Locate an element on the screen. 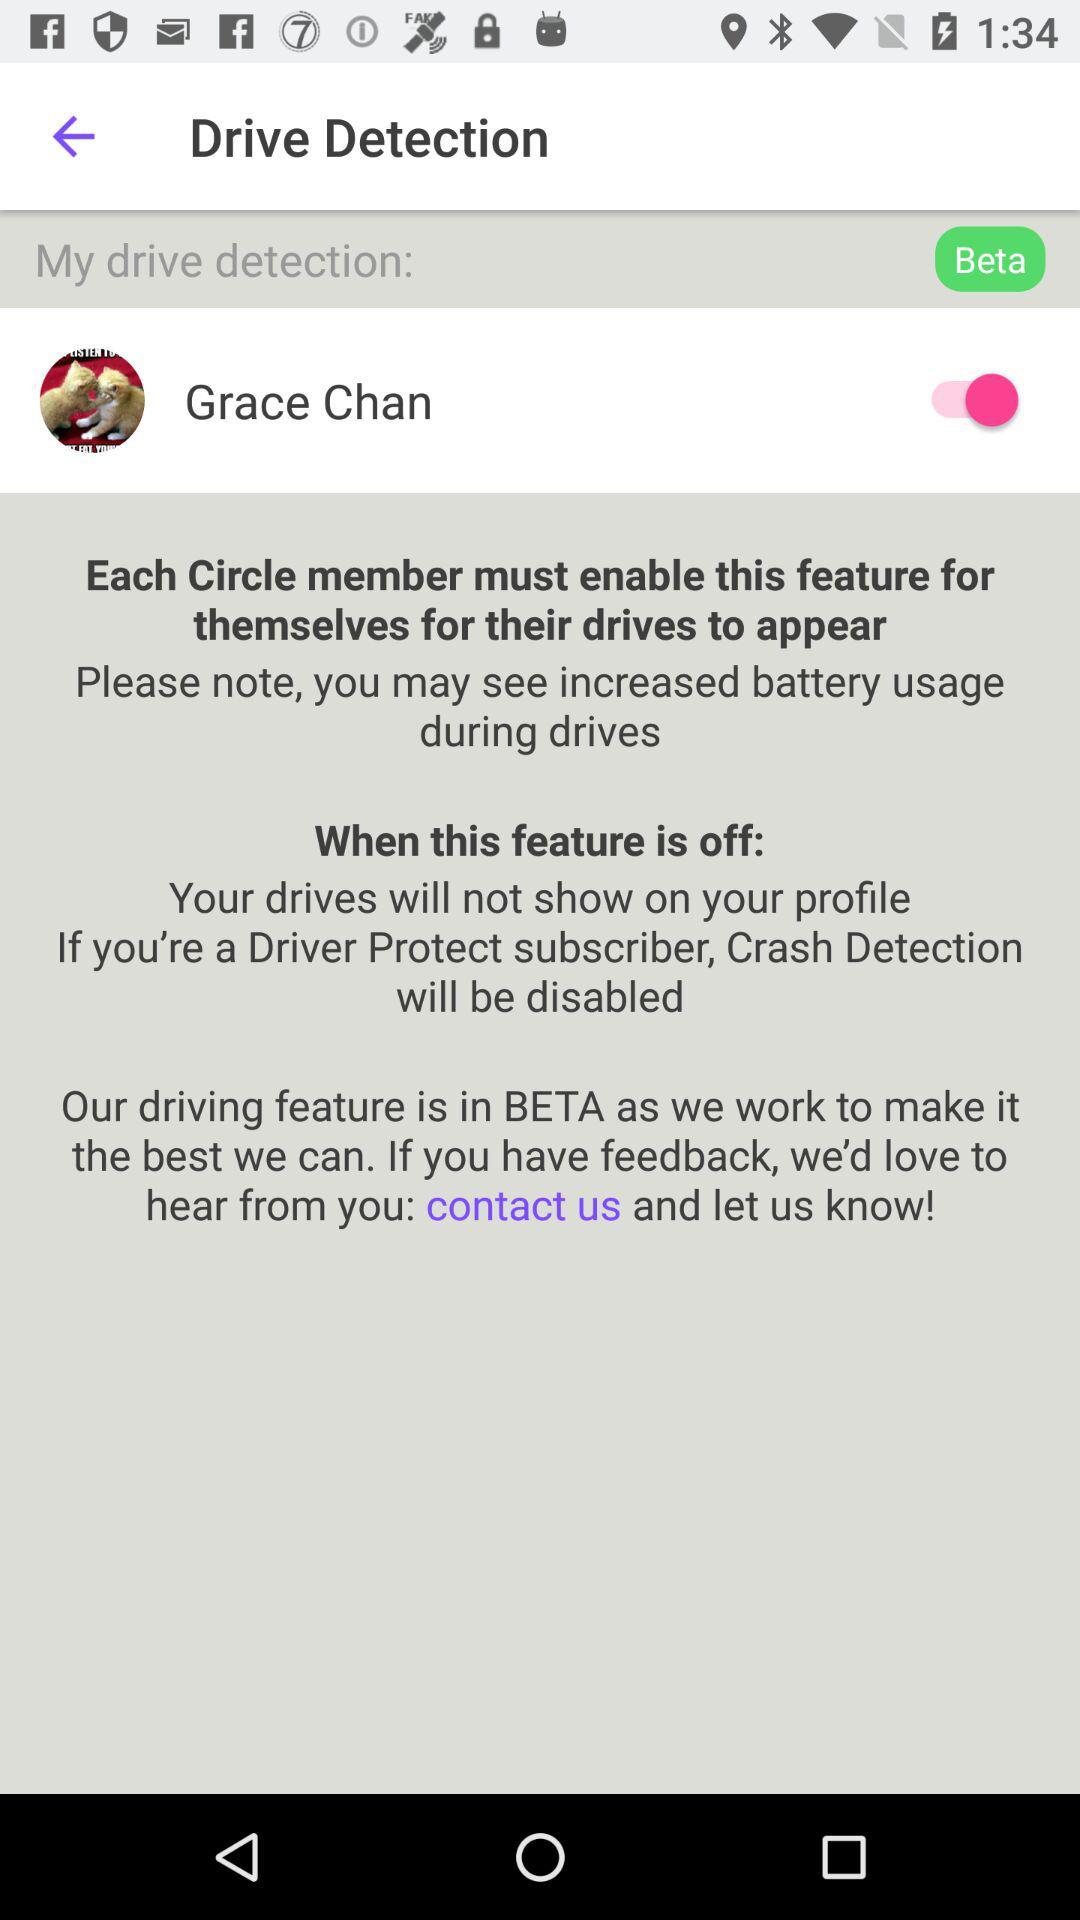  item next to grace chan icon is located at coordinates (964, 400).